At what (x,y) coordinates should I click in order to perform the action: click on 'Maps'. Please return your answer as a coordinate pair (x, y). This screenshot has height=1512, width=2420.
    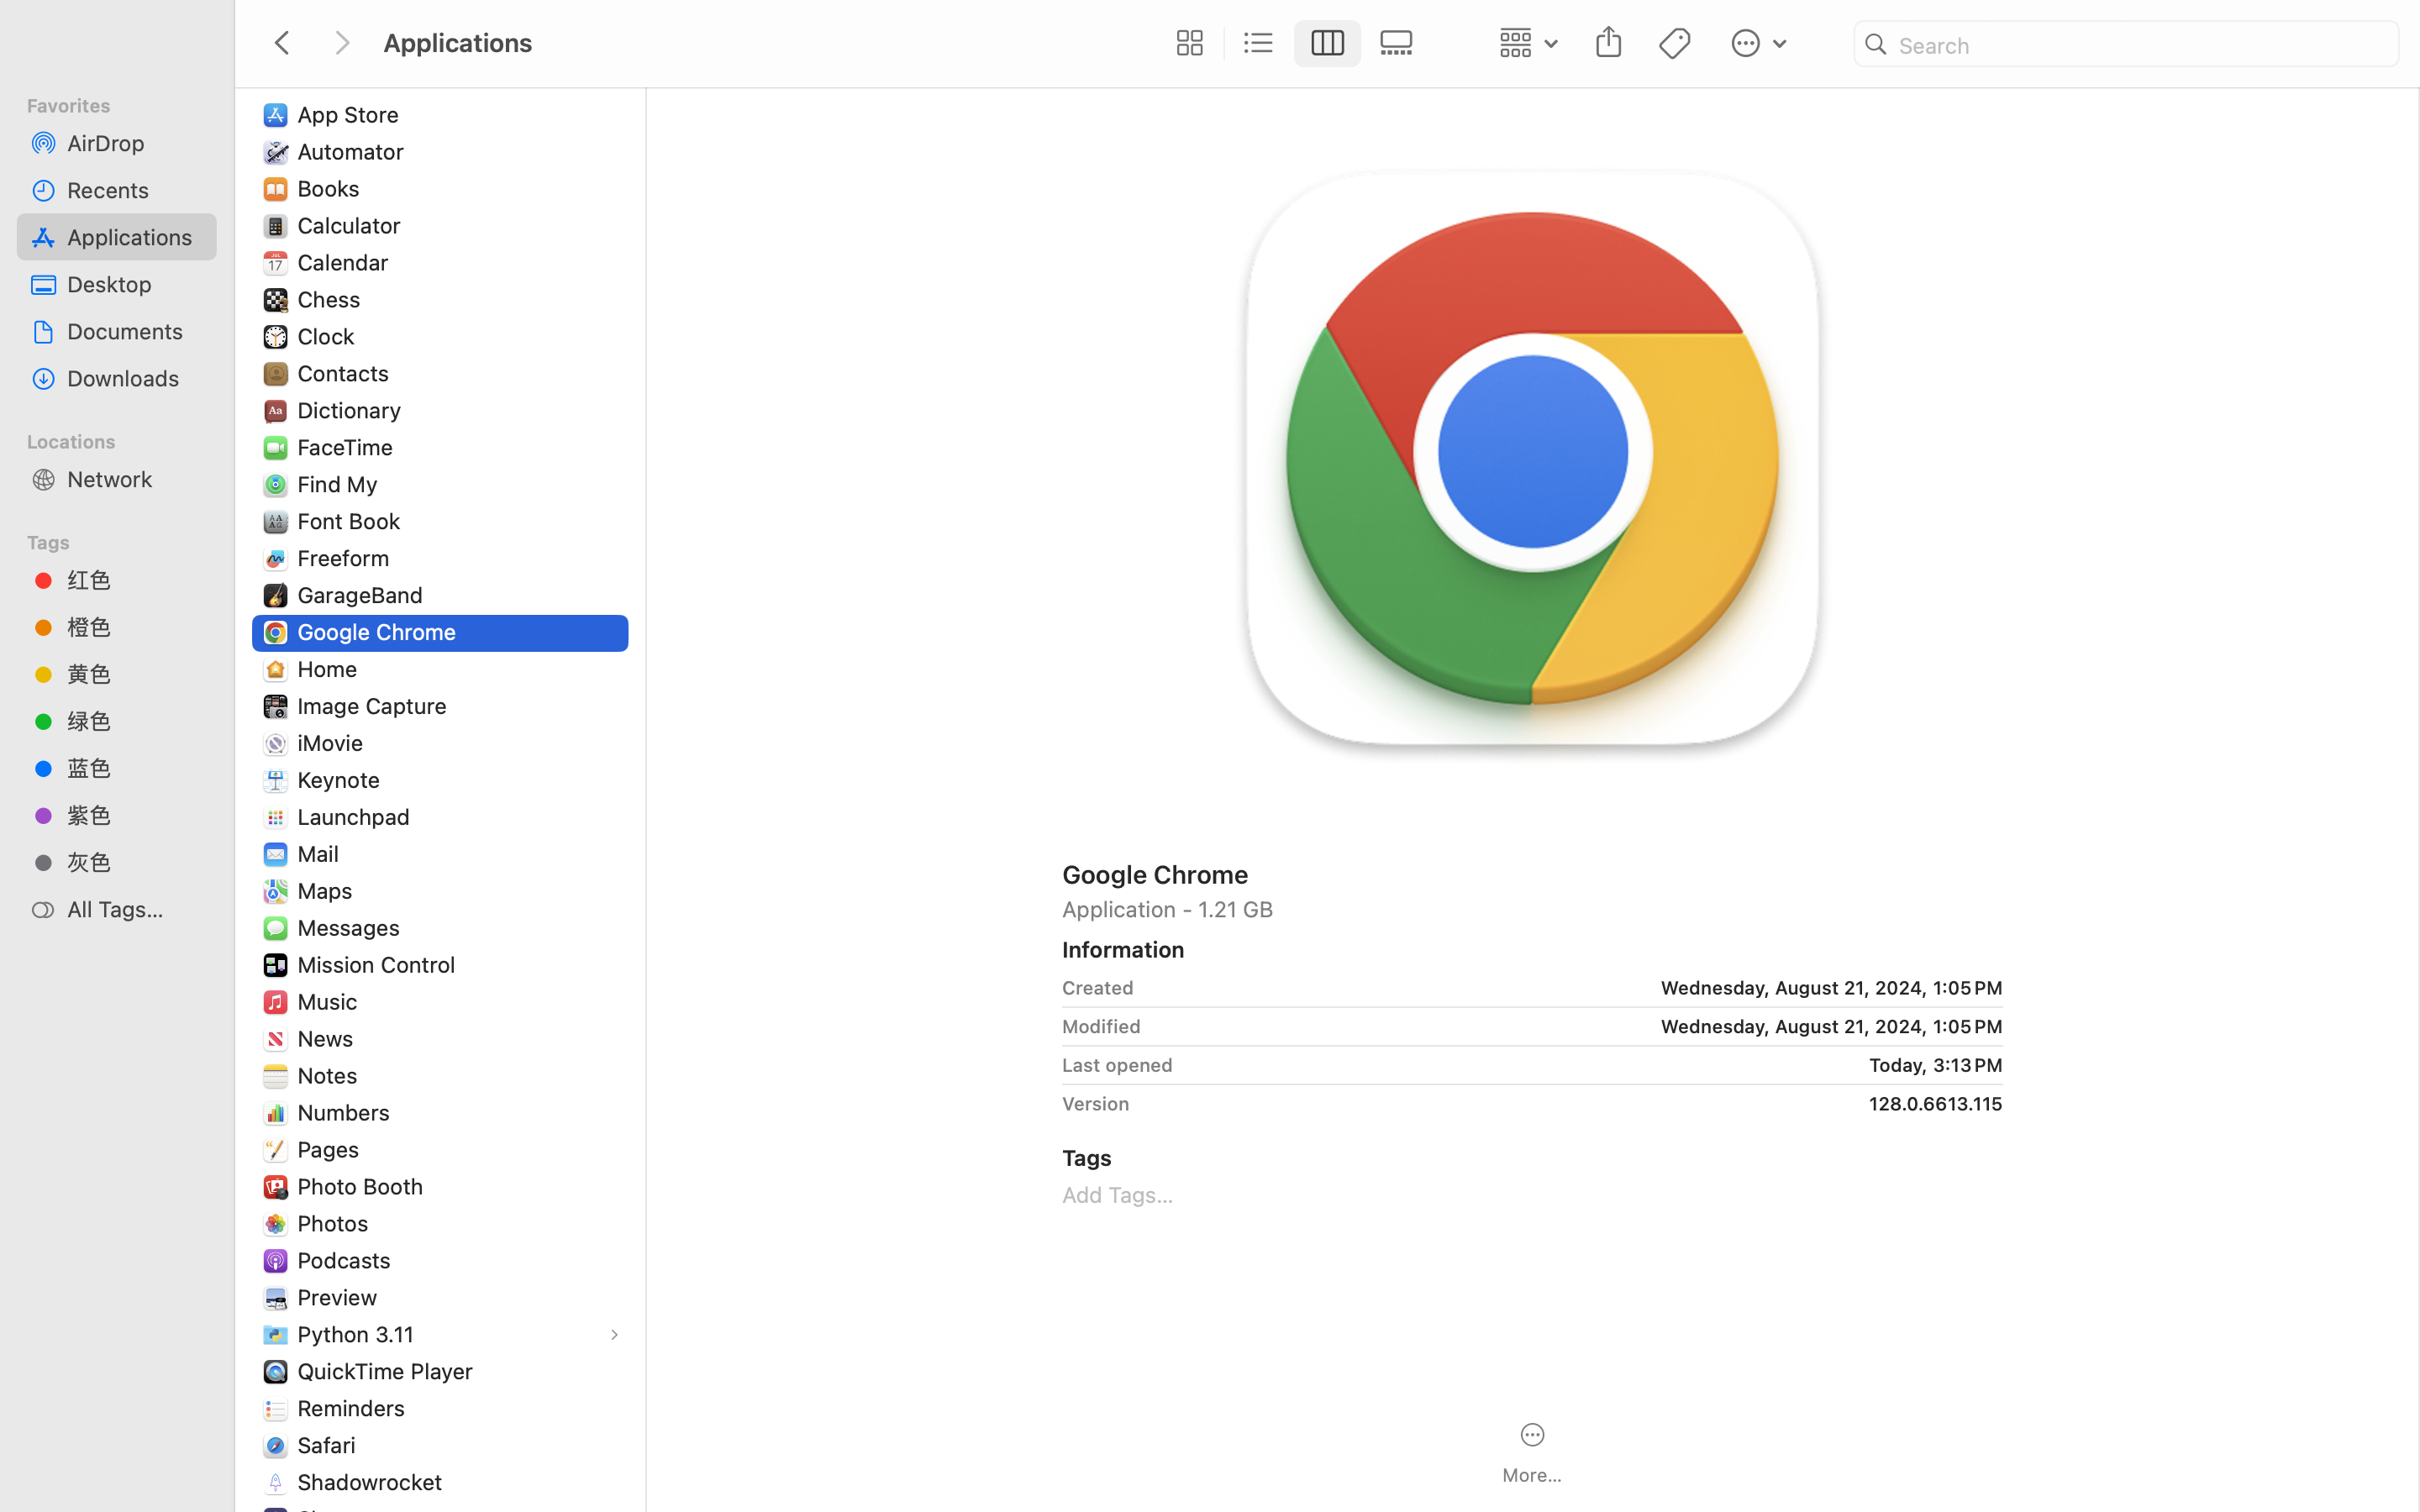
    Looking at the image, I should click on (329, 890).